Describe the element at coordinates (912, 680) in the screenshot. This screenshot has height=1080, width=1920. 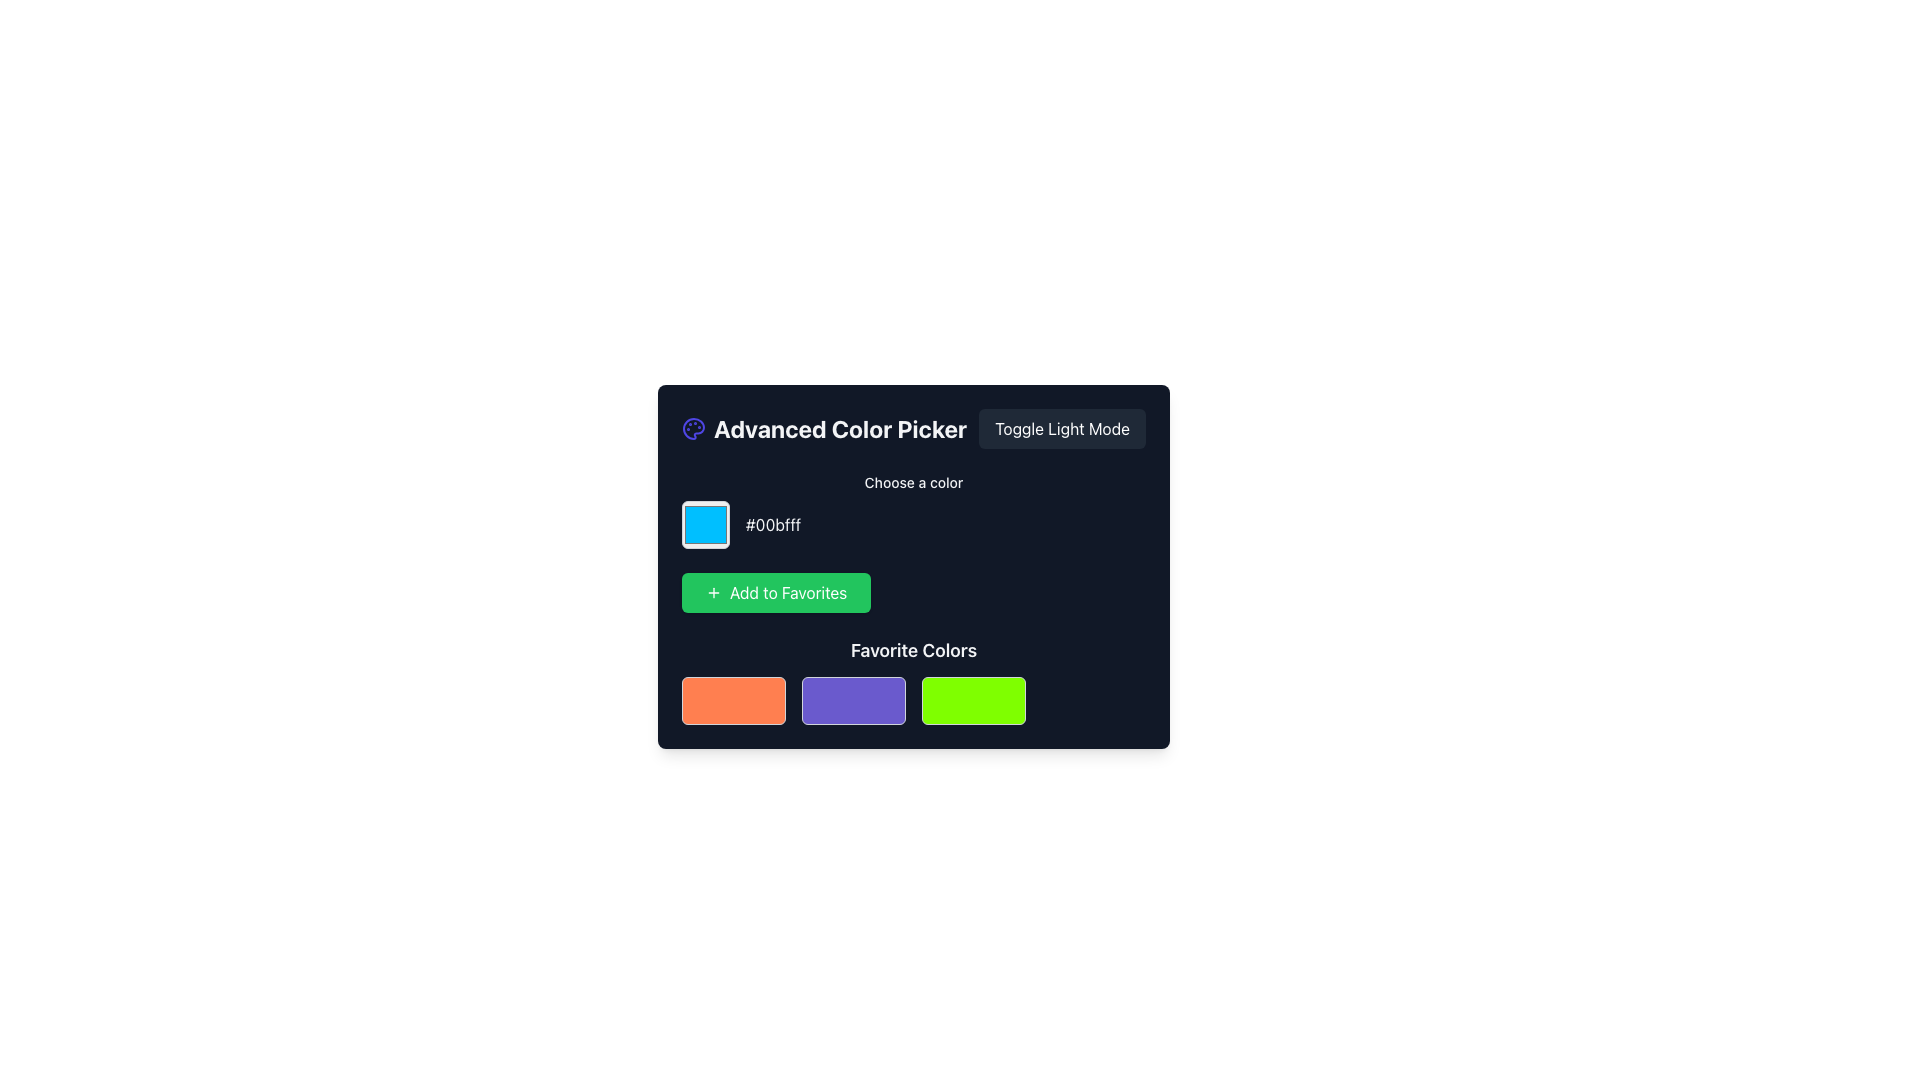
I see `the colored tile in the grid below the 'Favorite Colors' header to select or edit colors` at that location.